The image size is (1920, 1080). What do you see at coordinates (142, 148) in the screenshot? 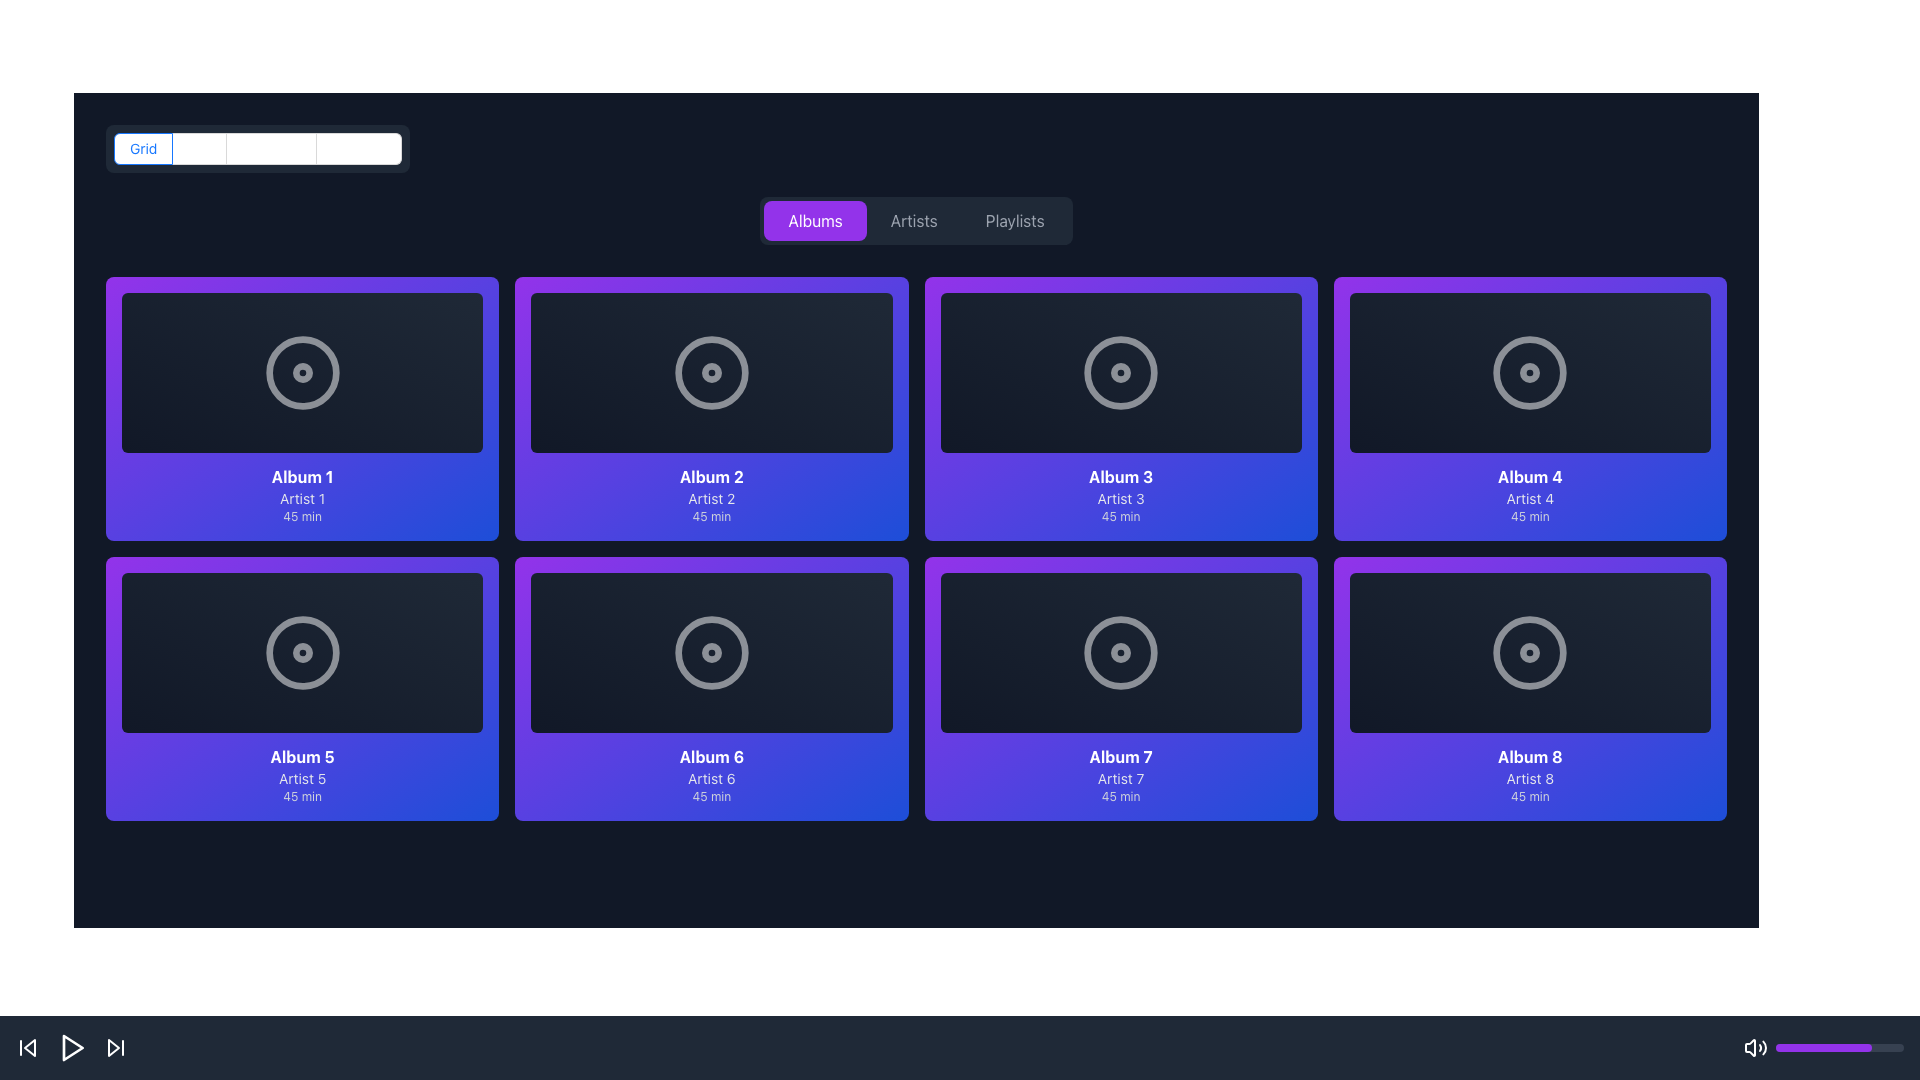
I see `the 'Grid' radio button` at bounding box center [142, 148].